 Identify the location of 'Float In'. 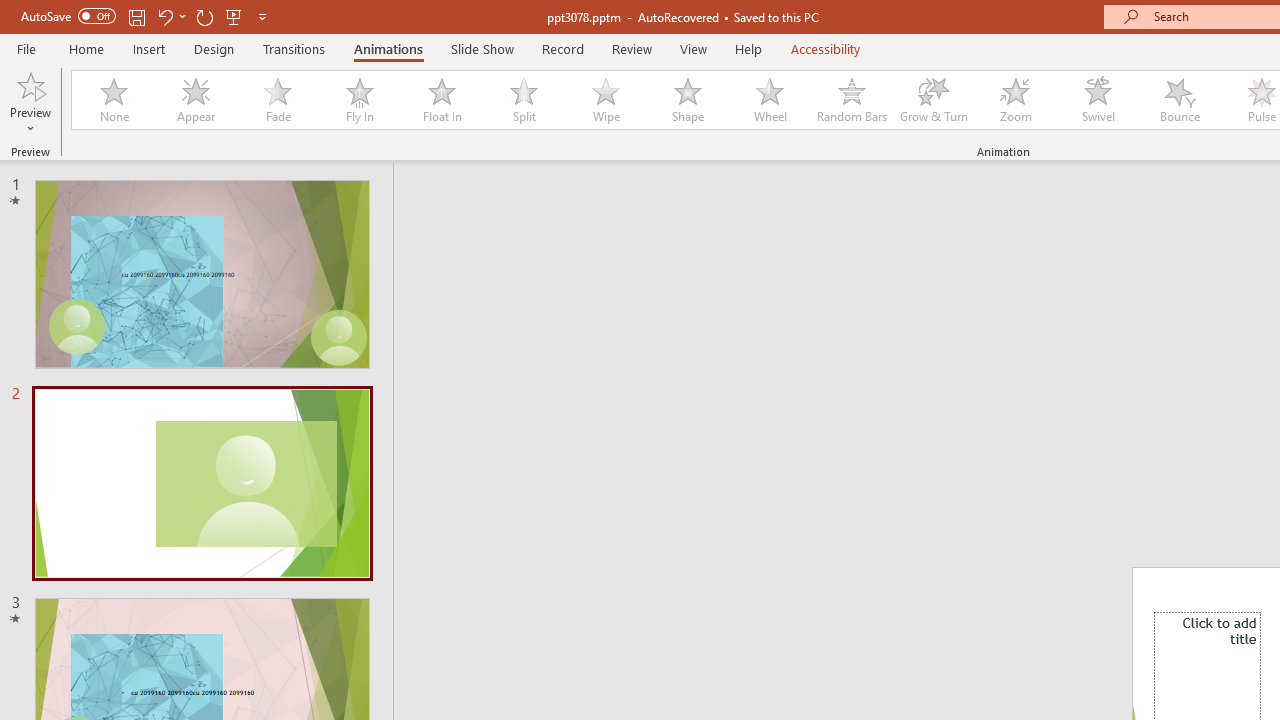
(440, 100).